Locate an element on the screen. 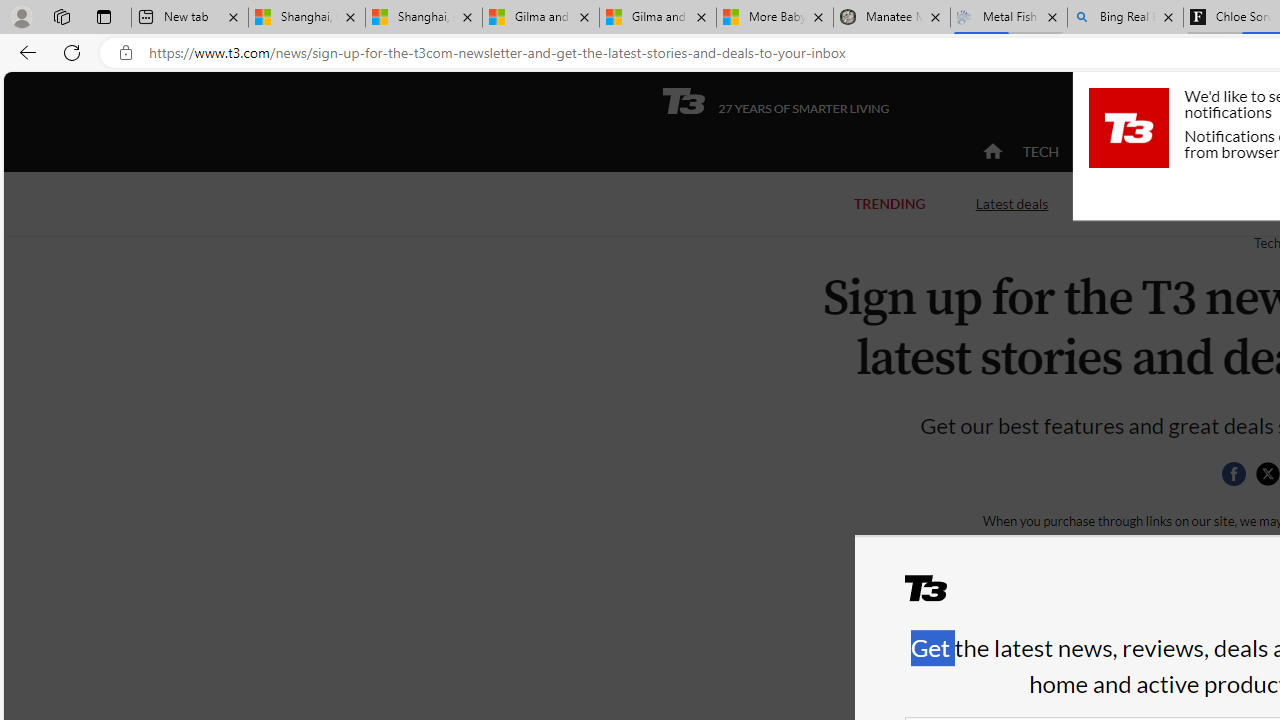  'Latest deals' is located at coordinates (1011, 203).